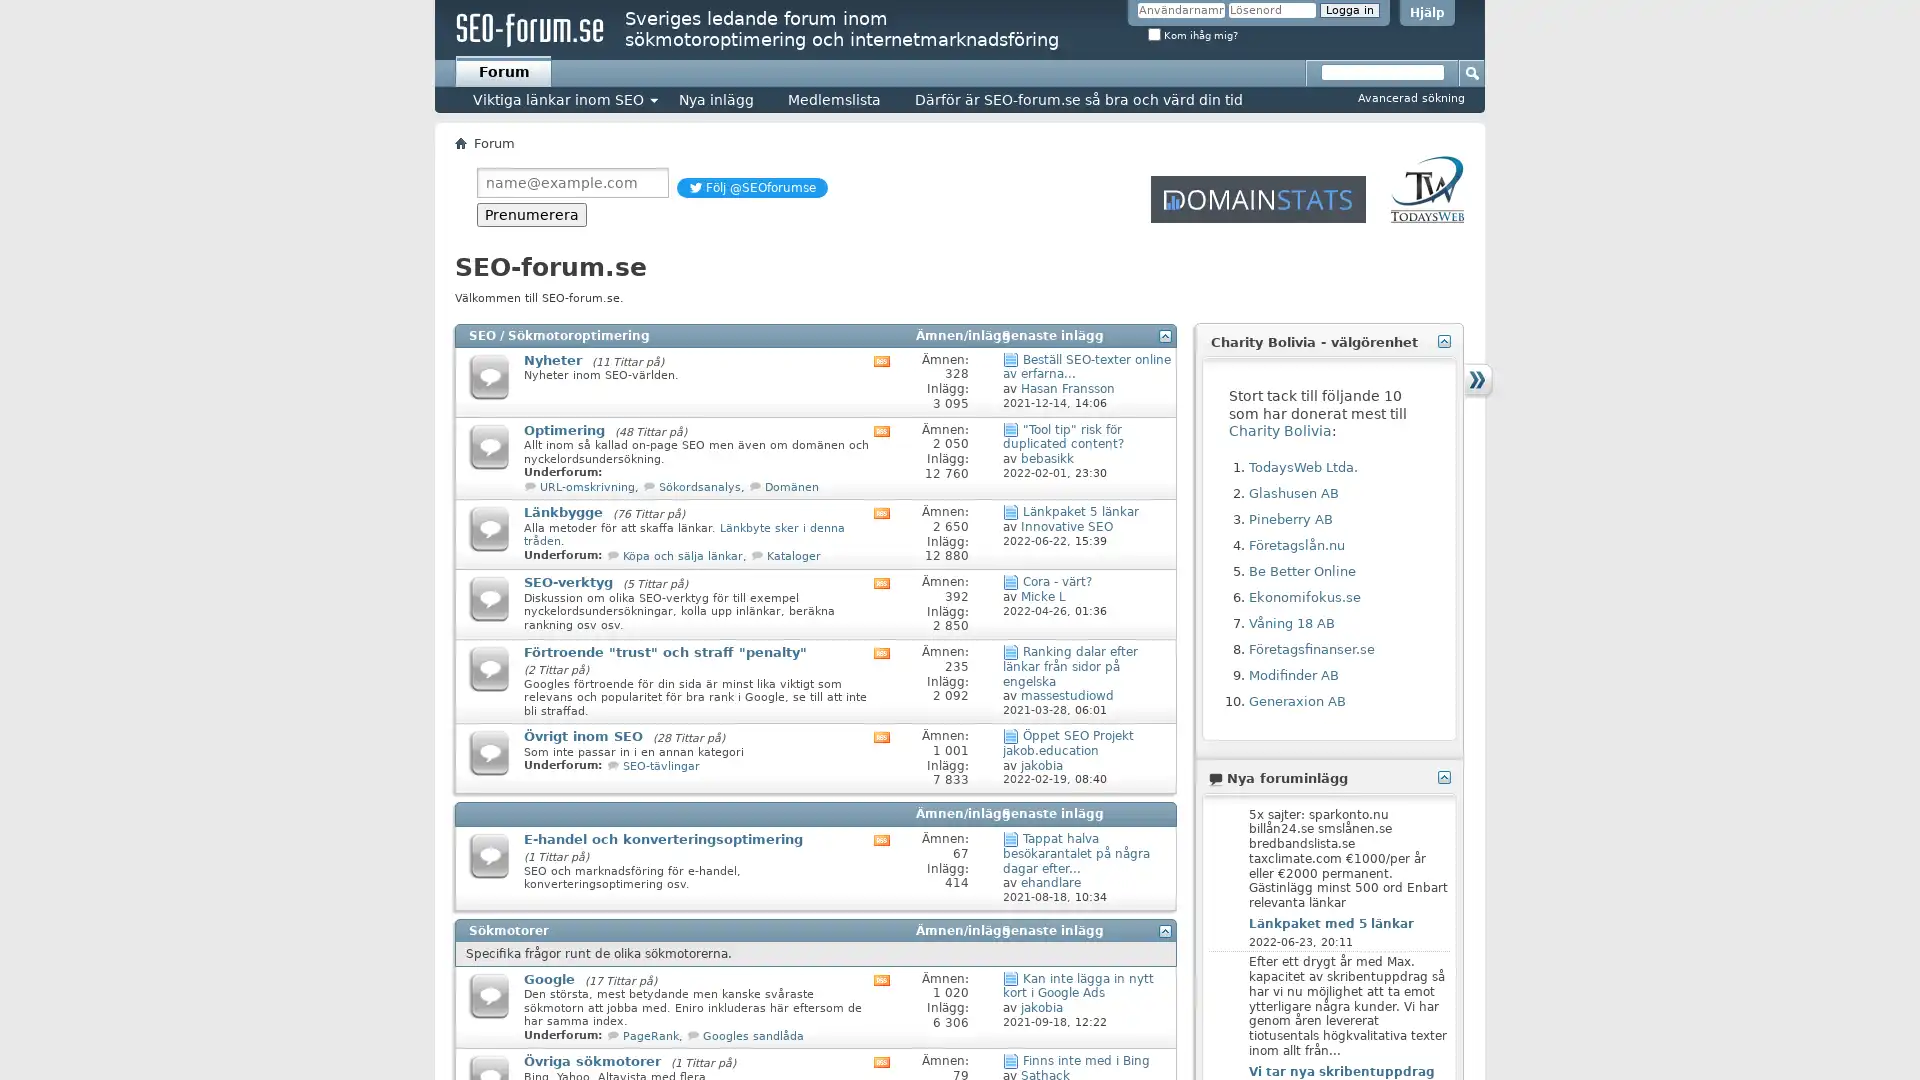 The width and height of the screenshot is (1920, 1080). I want to click on Submit, so click(1473, 71).